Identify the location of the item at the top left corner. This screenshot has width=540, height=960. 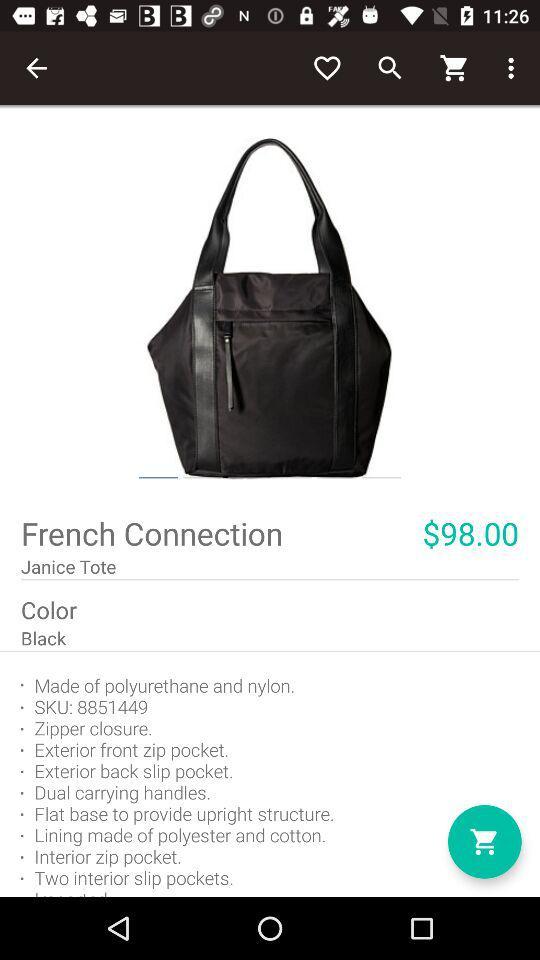
(36, 68).